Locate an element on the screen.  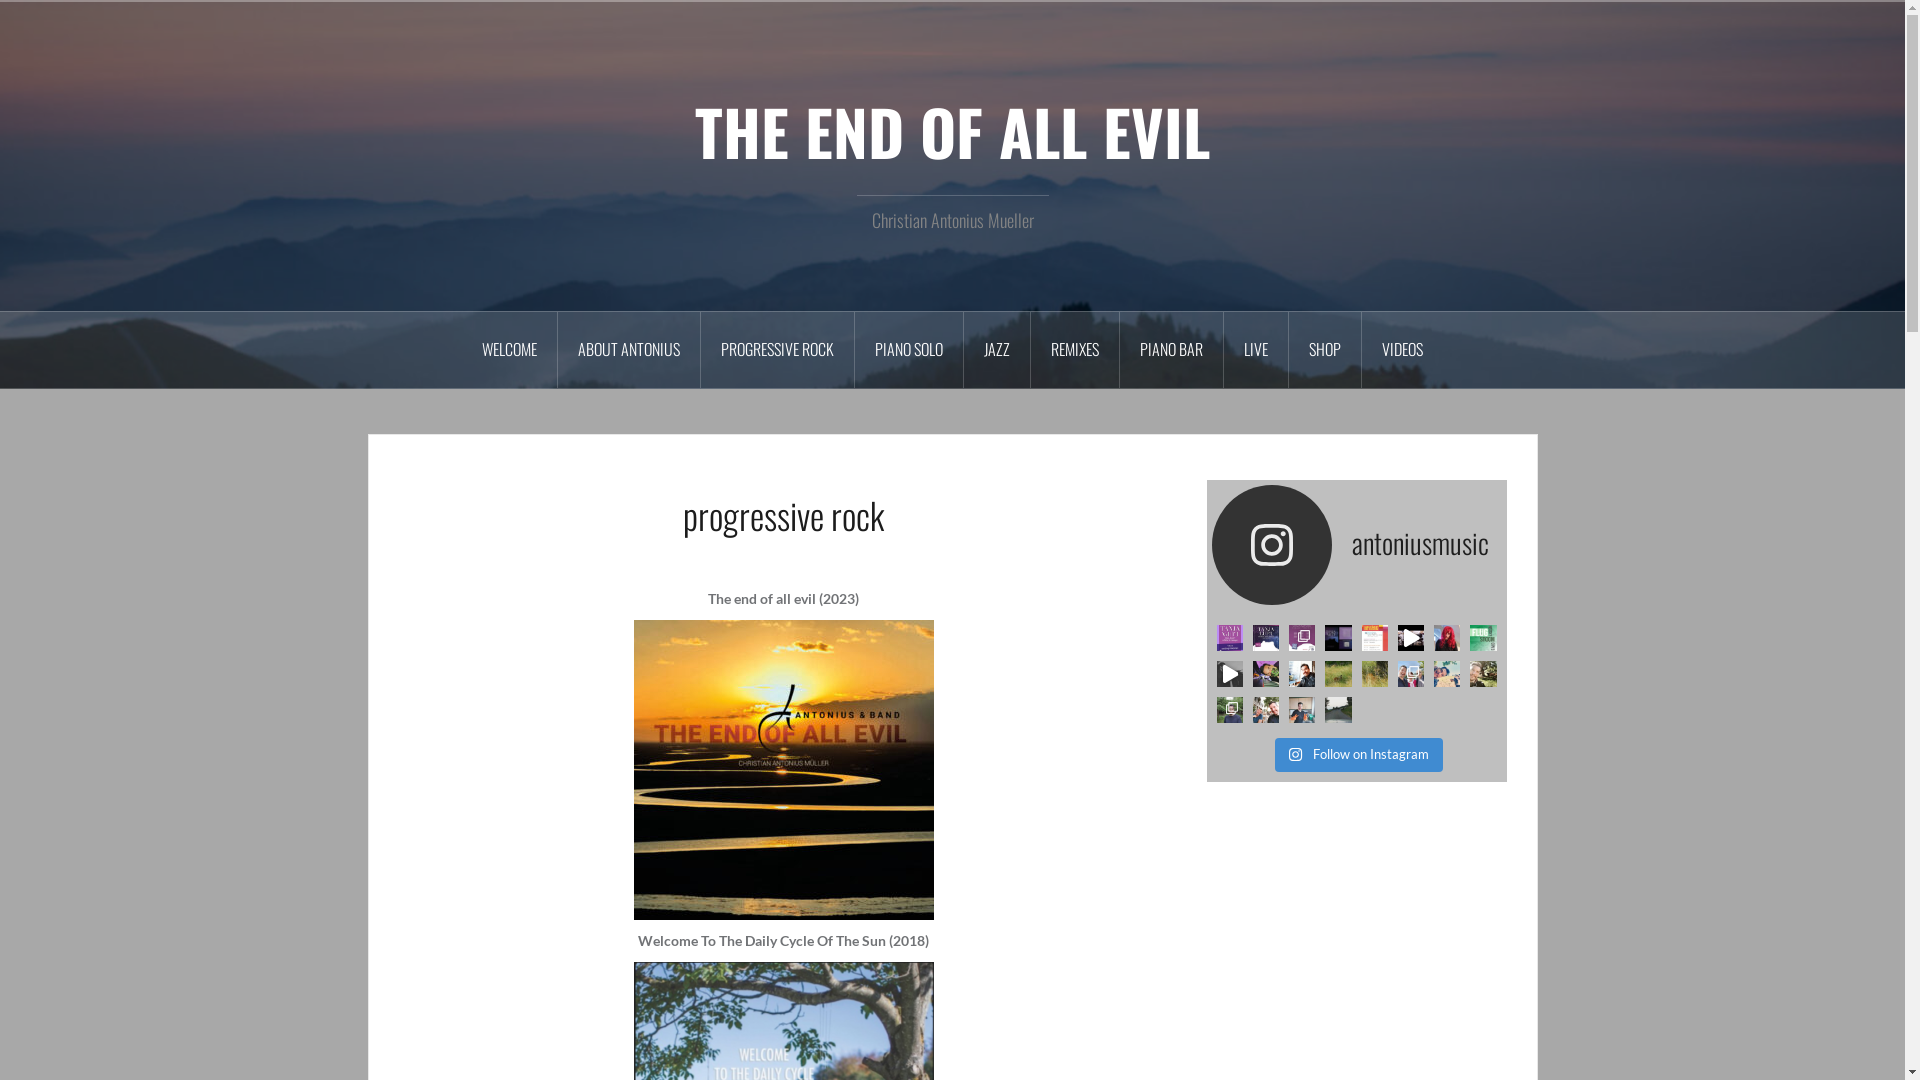
'JAZZ' is located at coordinates (997, 349).